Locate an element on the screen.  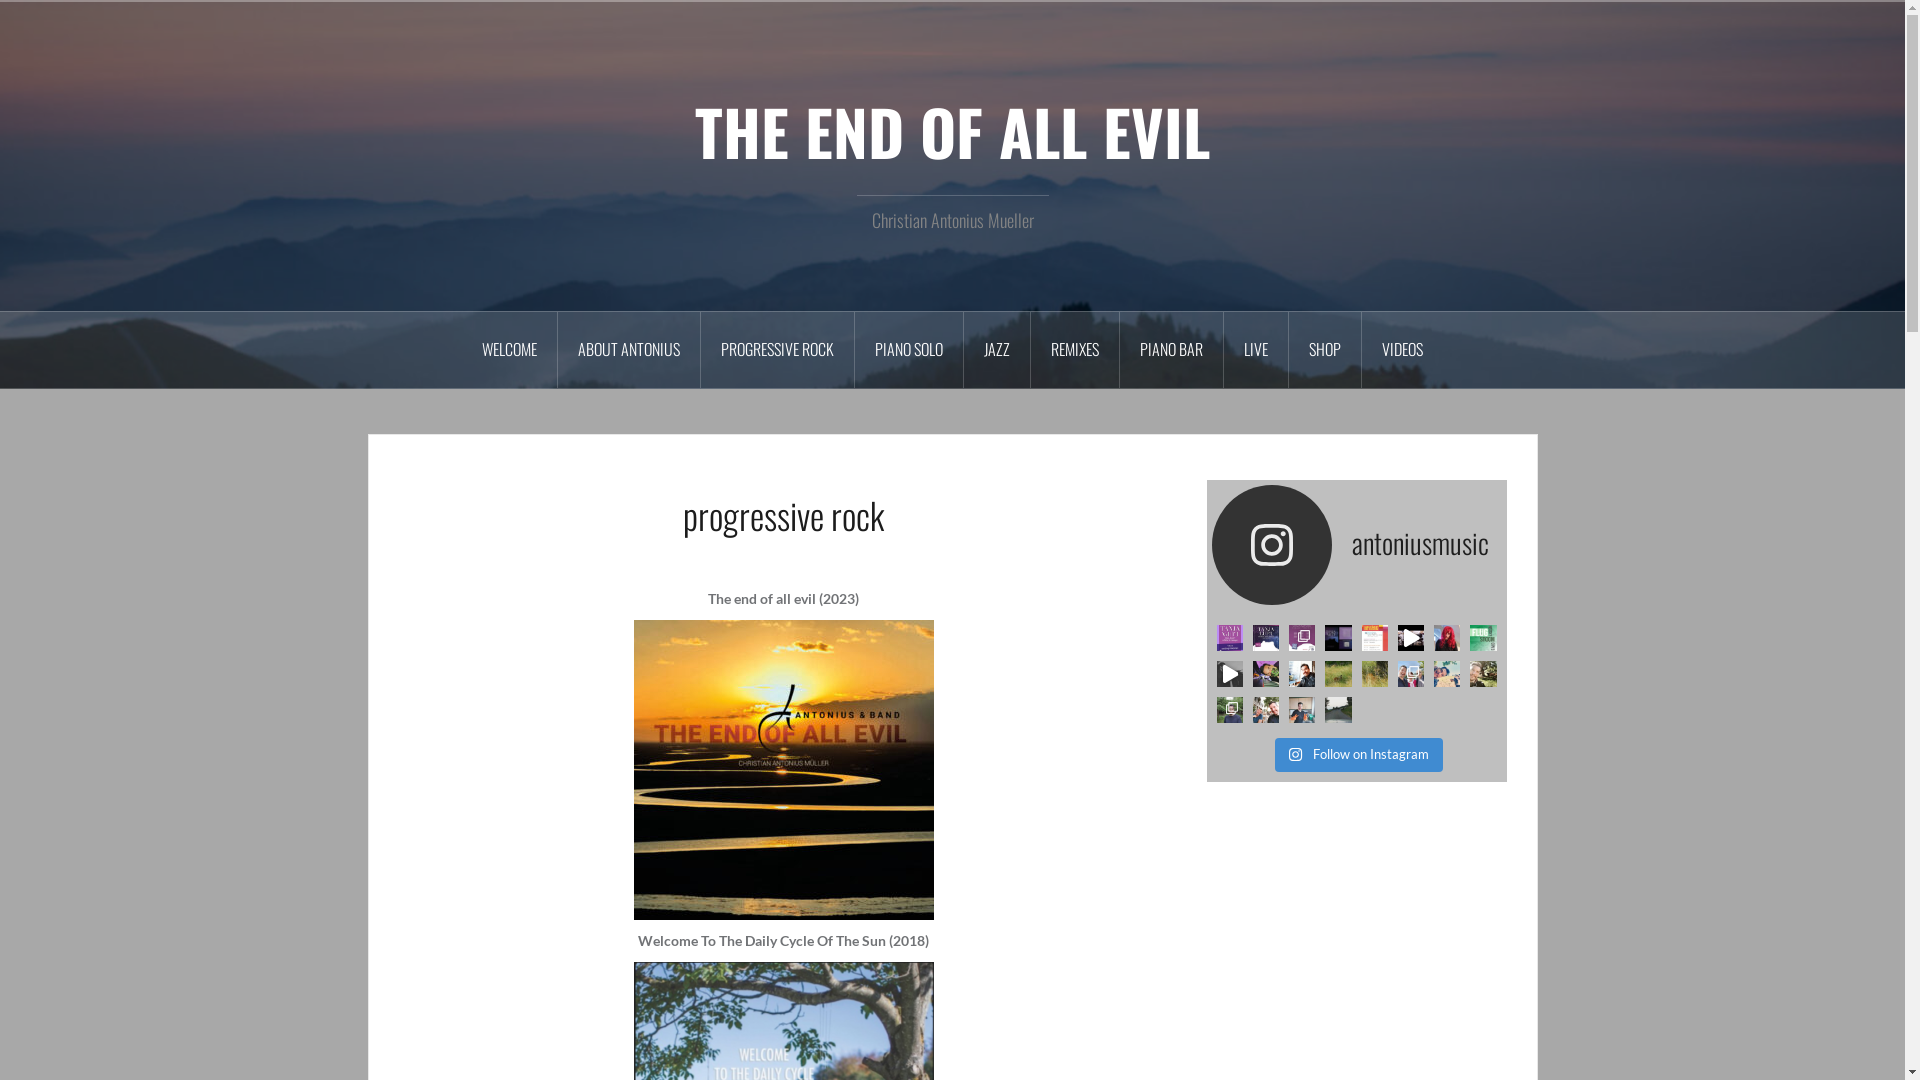
'JAZZ' is located at coordinates (997, 349).